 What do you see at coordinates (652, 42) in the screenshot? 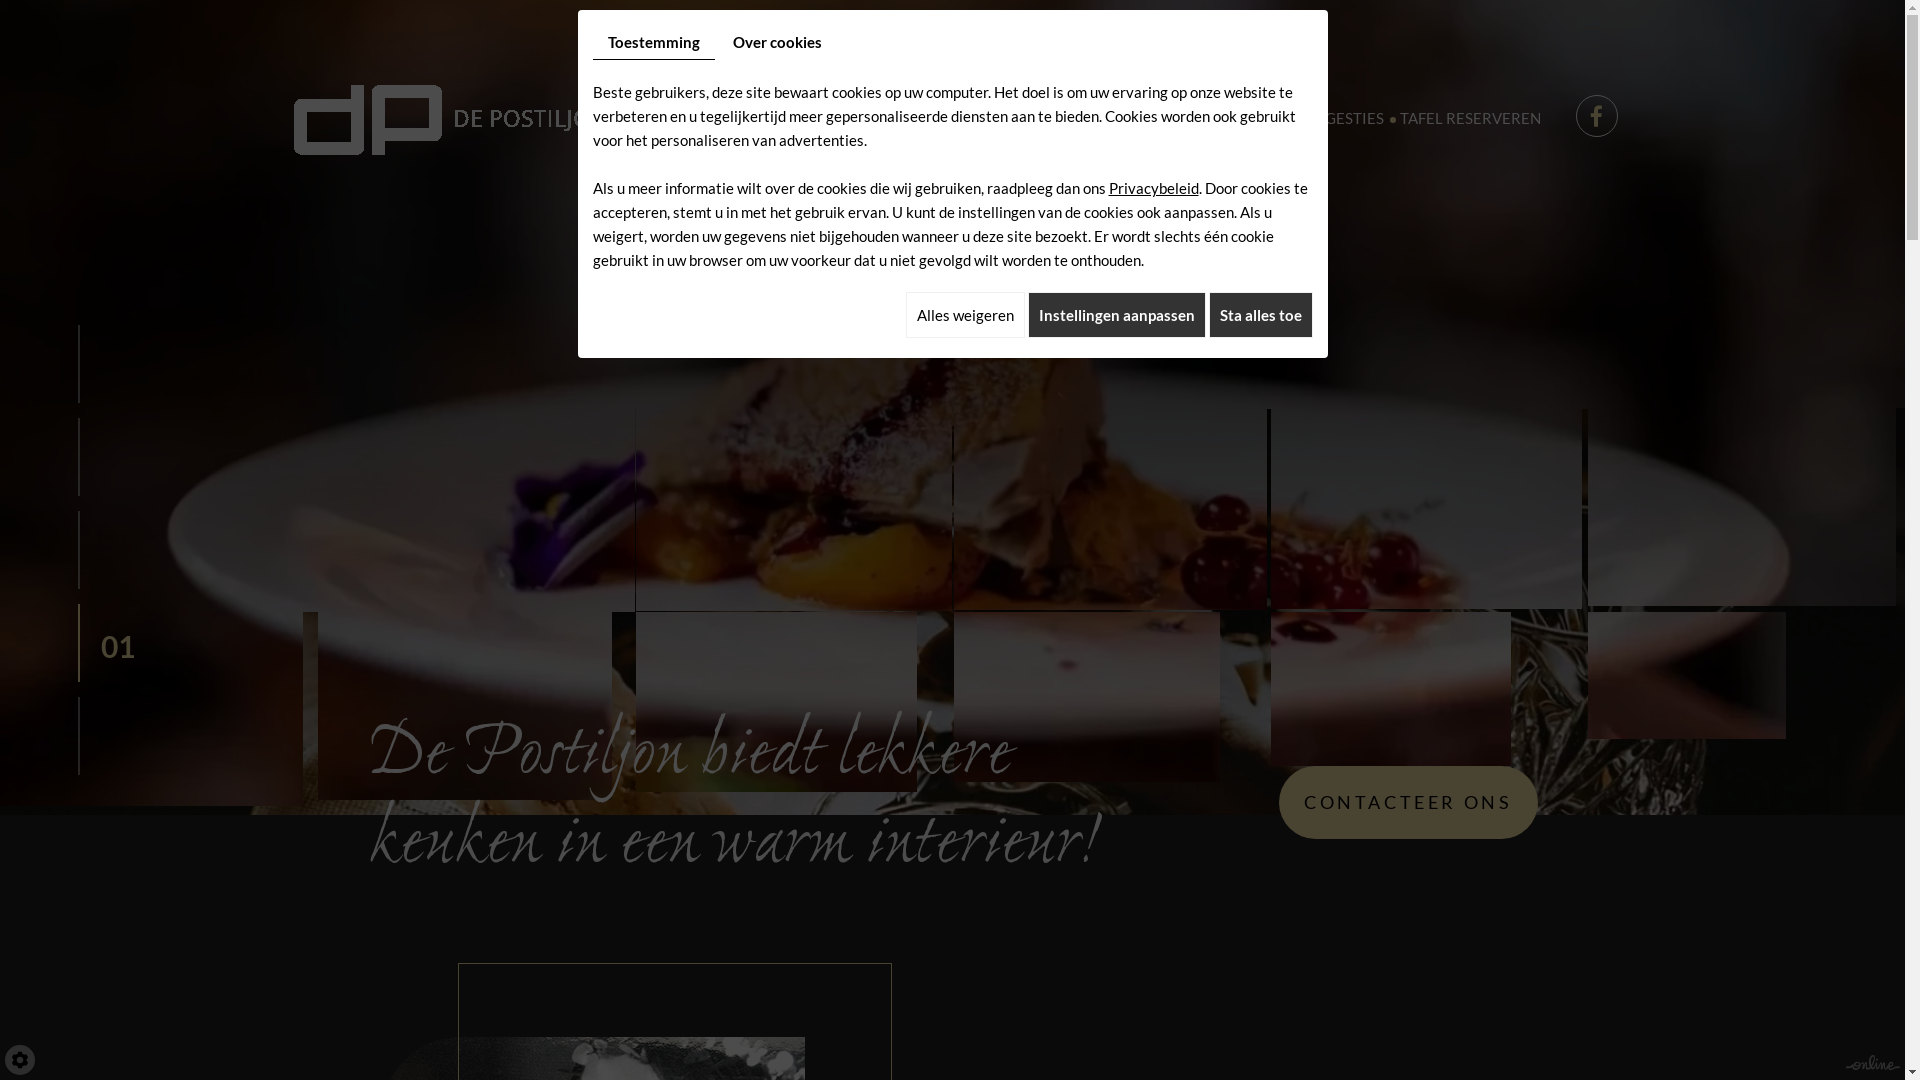
I see `'Toestemming'` at bounding box center [652, 42].